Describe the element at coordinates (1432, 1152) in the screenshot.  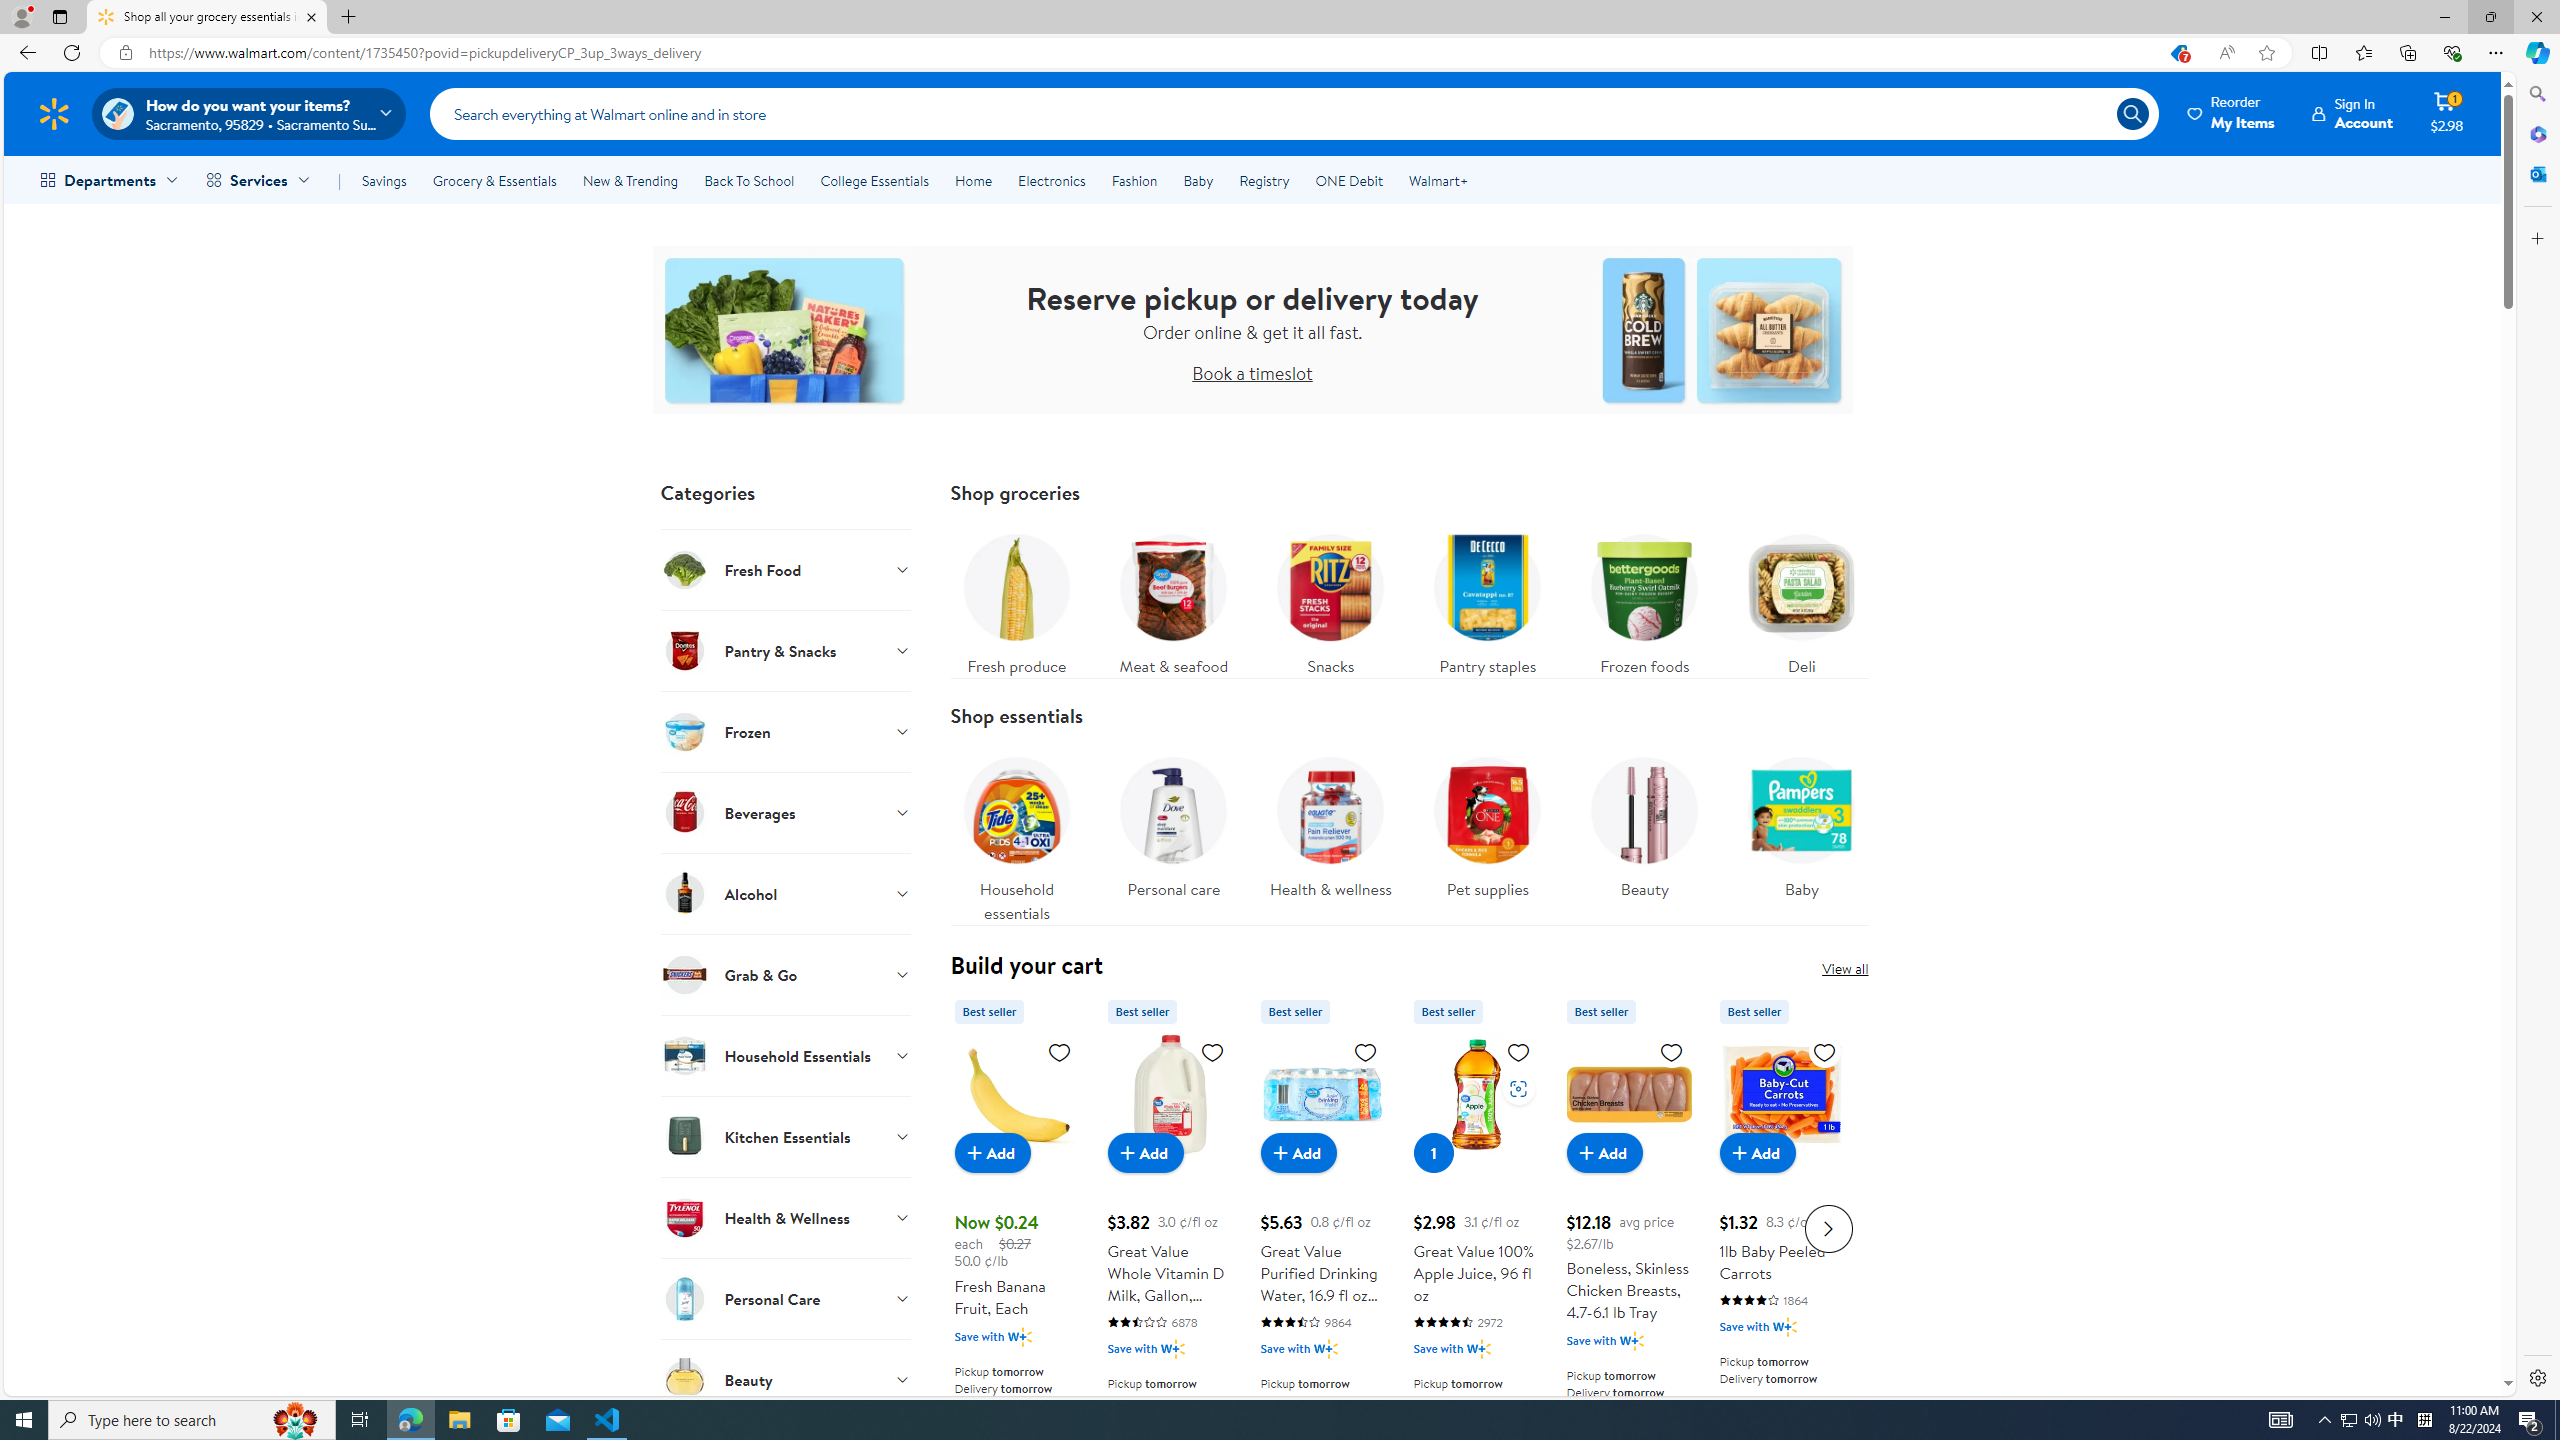
I see `'1 in cart, Great Value 100% Apple Juice, 96 fl oz'` at that location.